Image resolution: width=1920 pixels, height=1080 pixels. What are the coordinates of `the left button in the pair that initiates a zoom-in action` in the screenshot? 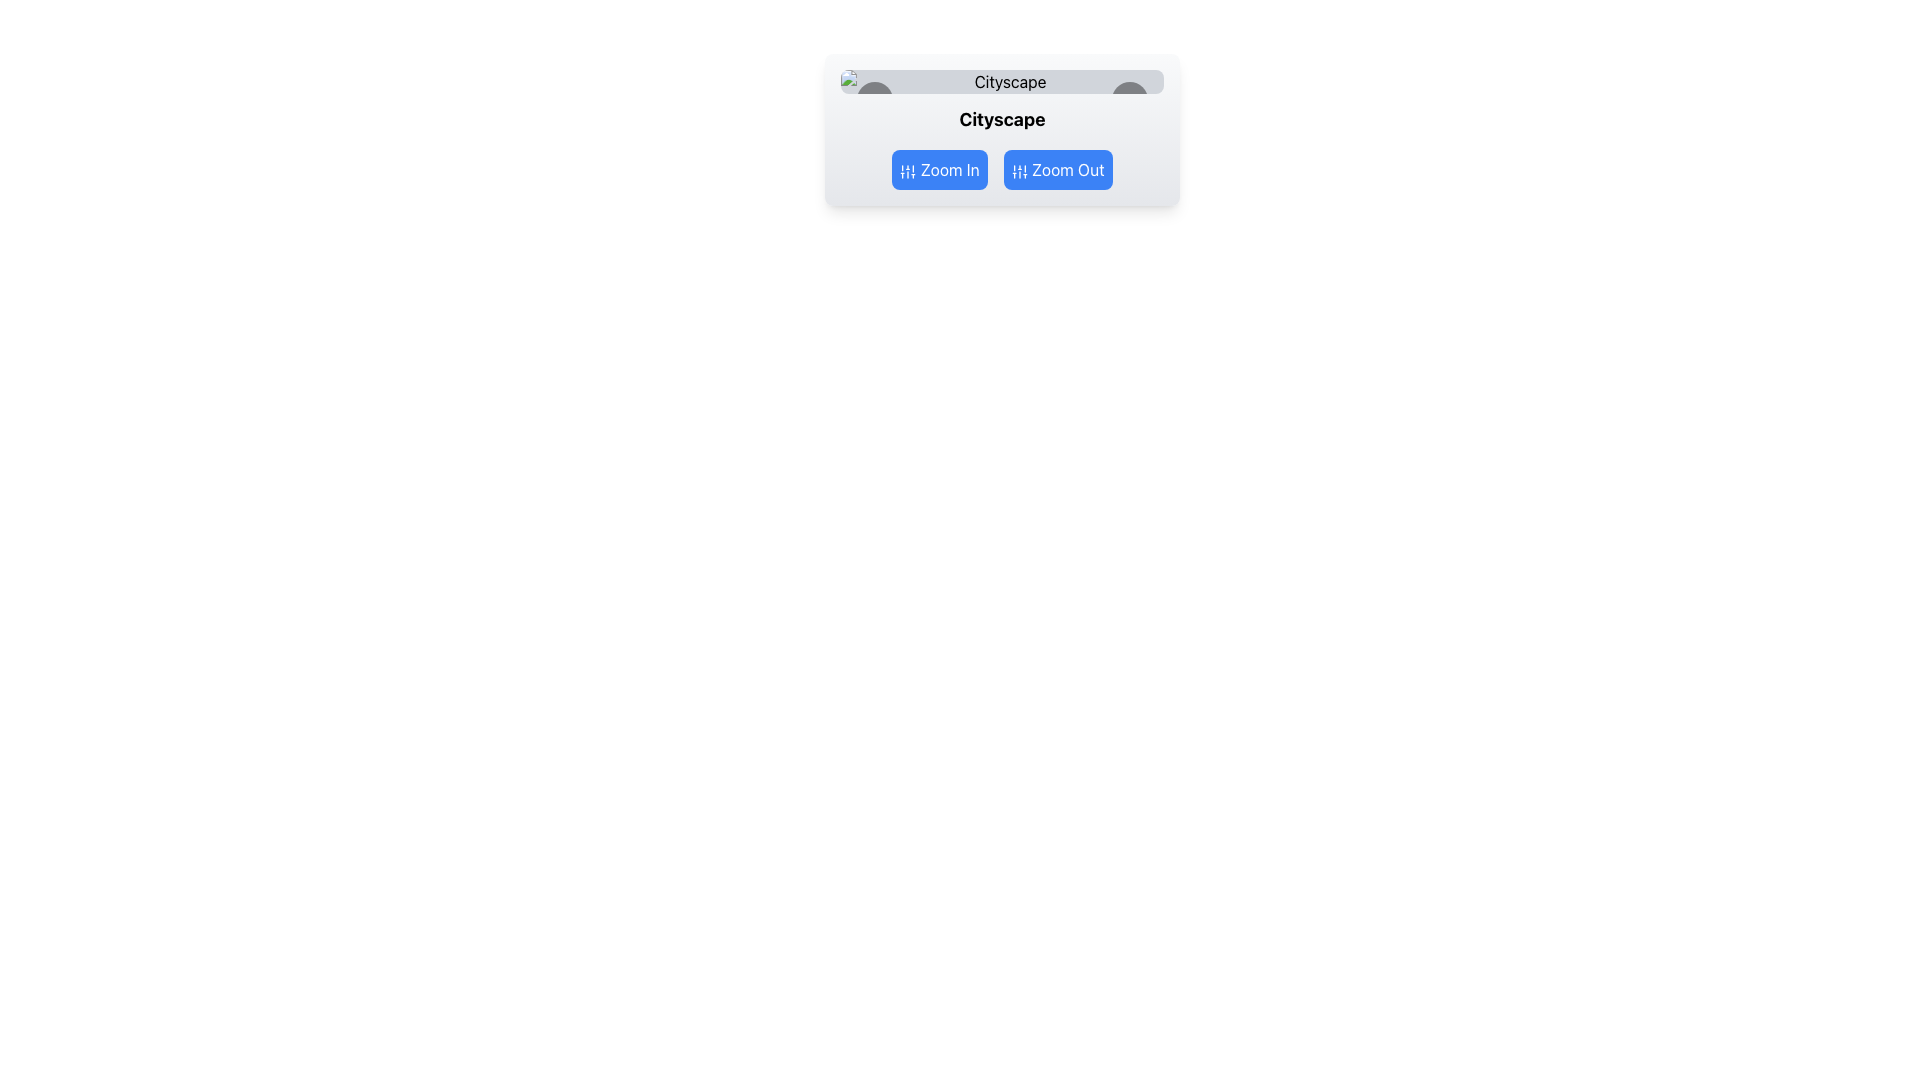 It's located at (939, 168).